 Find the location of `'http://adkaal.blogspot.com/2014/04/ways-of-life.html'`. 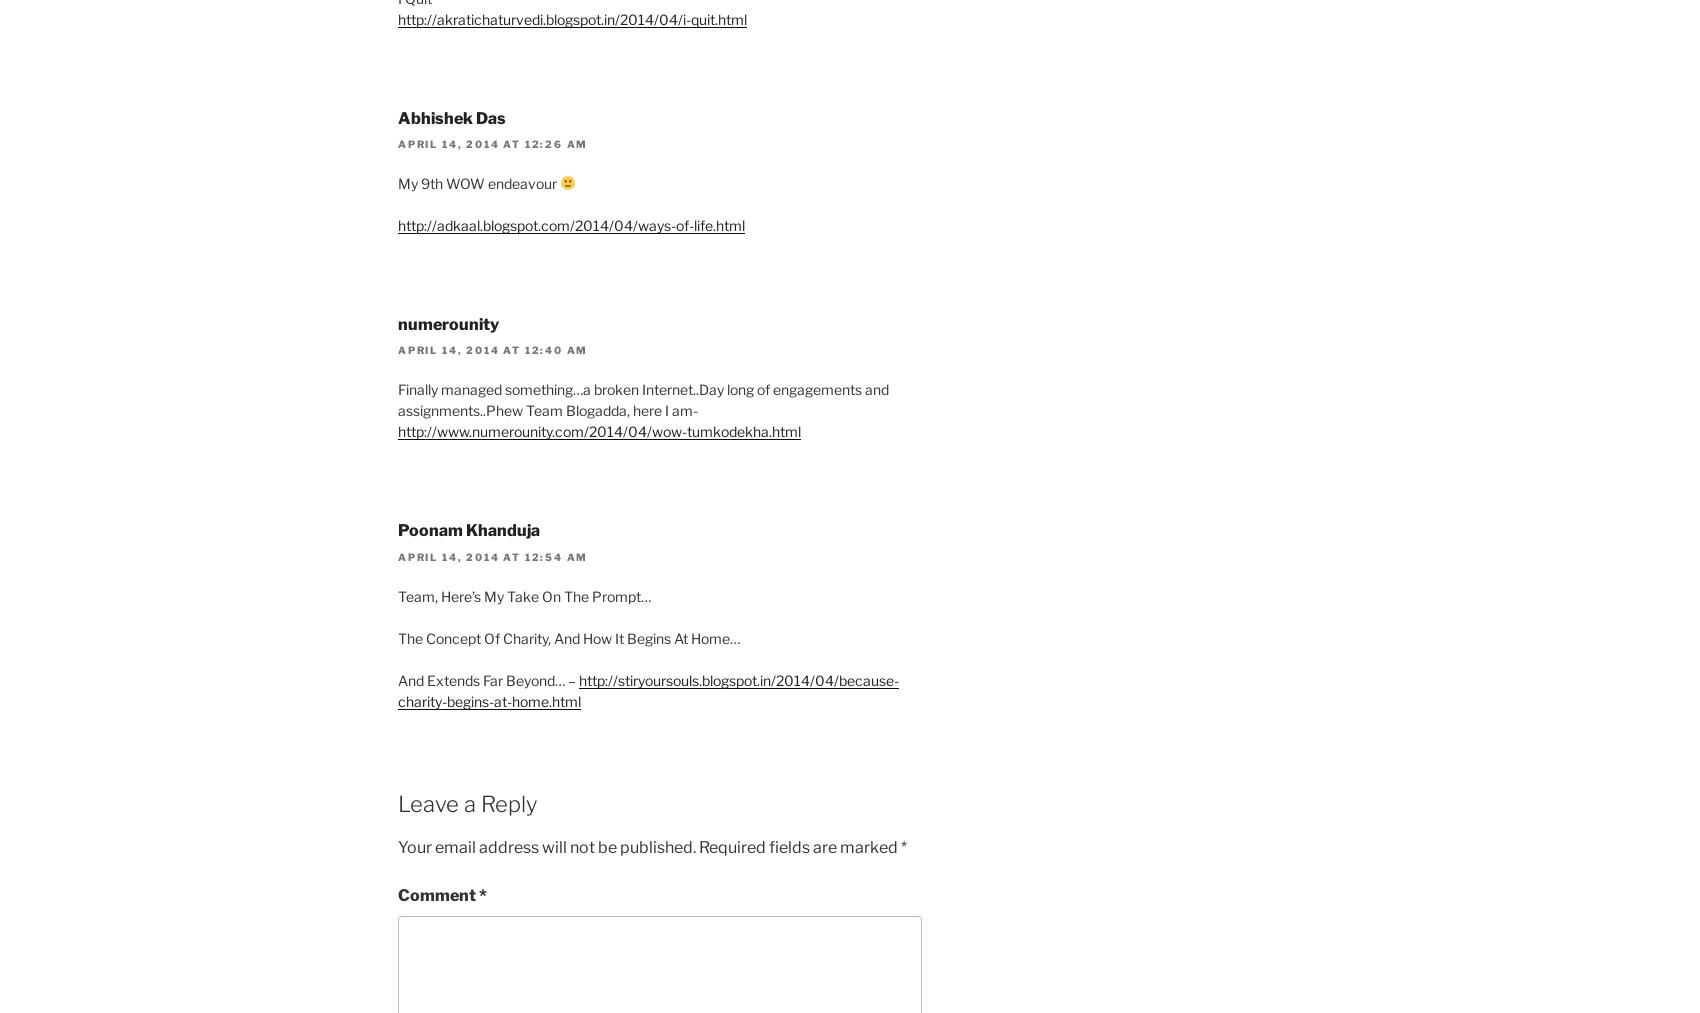

'http://adkaal.blogspot.com/2014/04/ways-of-life.html' is located at coordinates (396, 224).